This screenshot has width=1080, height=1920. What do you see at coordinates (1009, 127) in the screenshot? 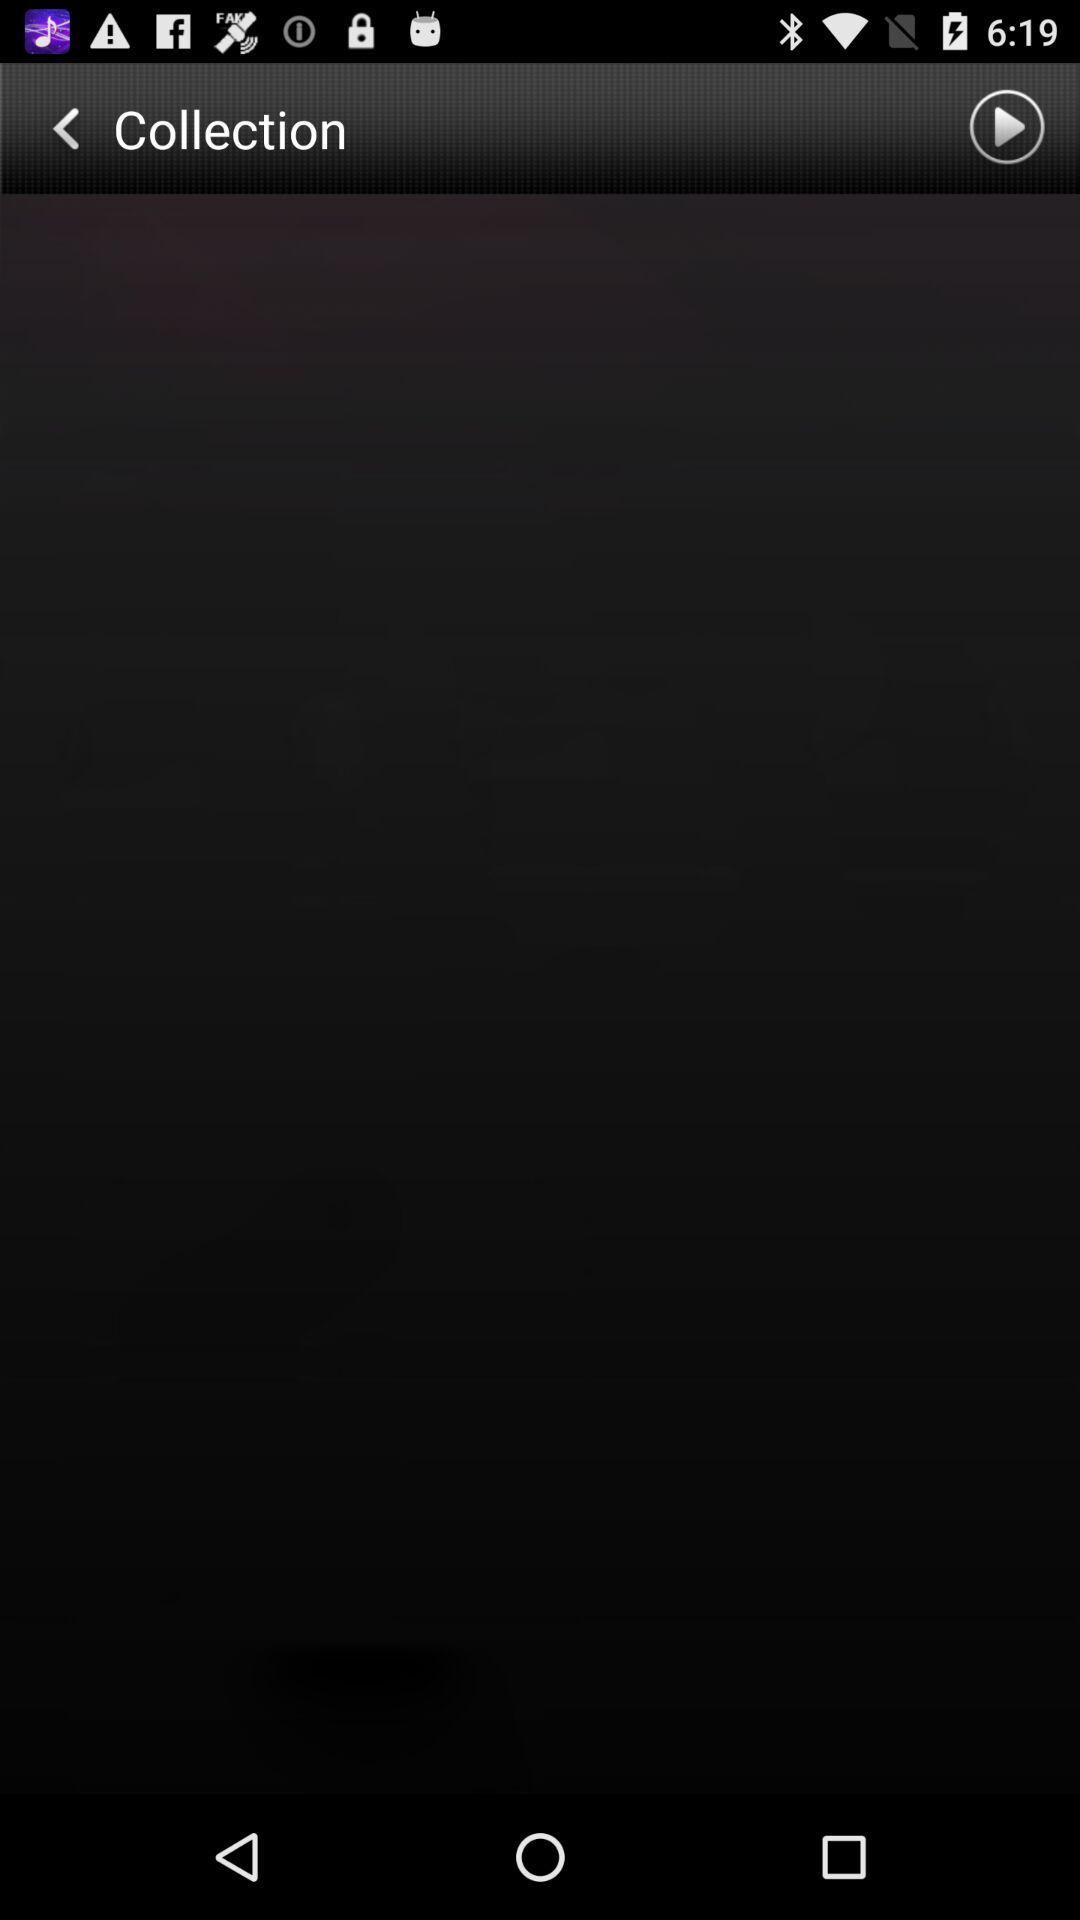
I see `play` at bounding box center [1009, 127].